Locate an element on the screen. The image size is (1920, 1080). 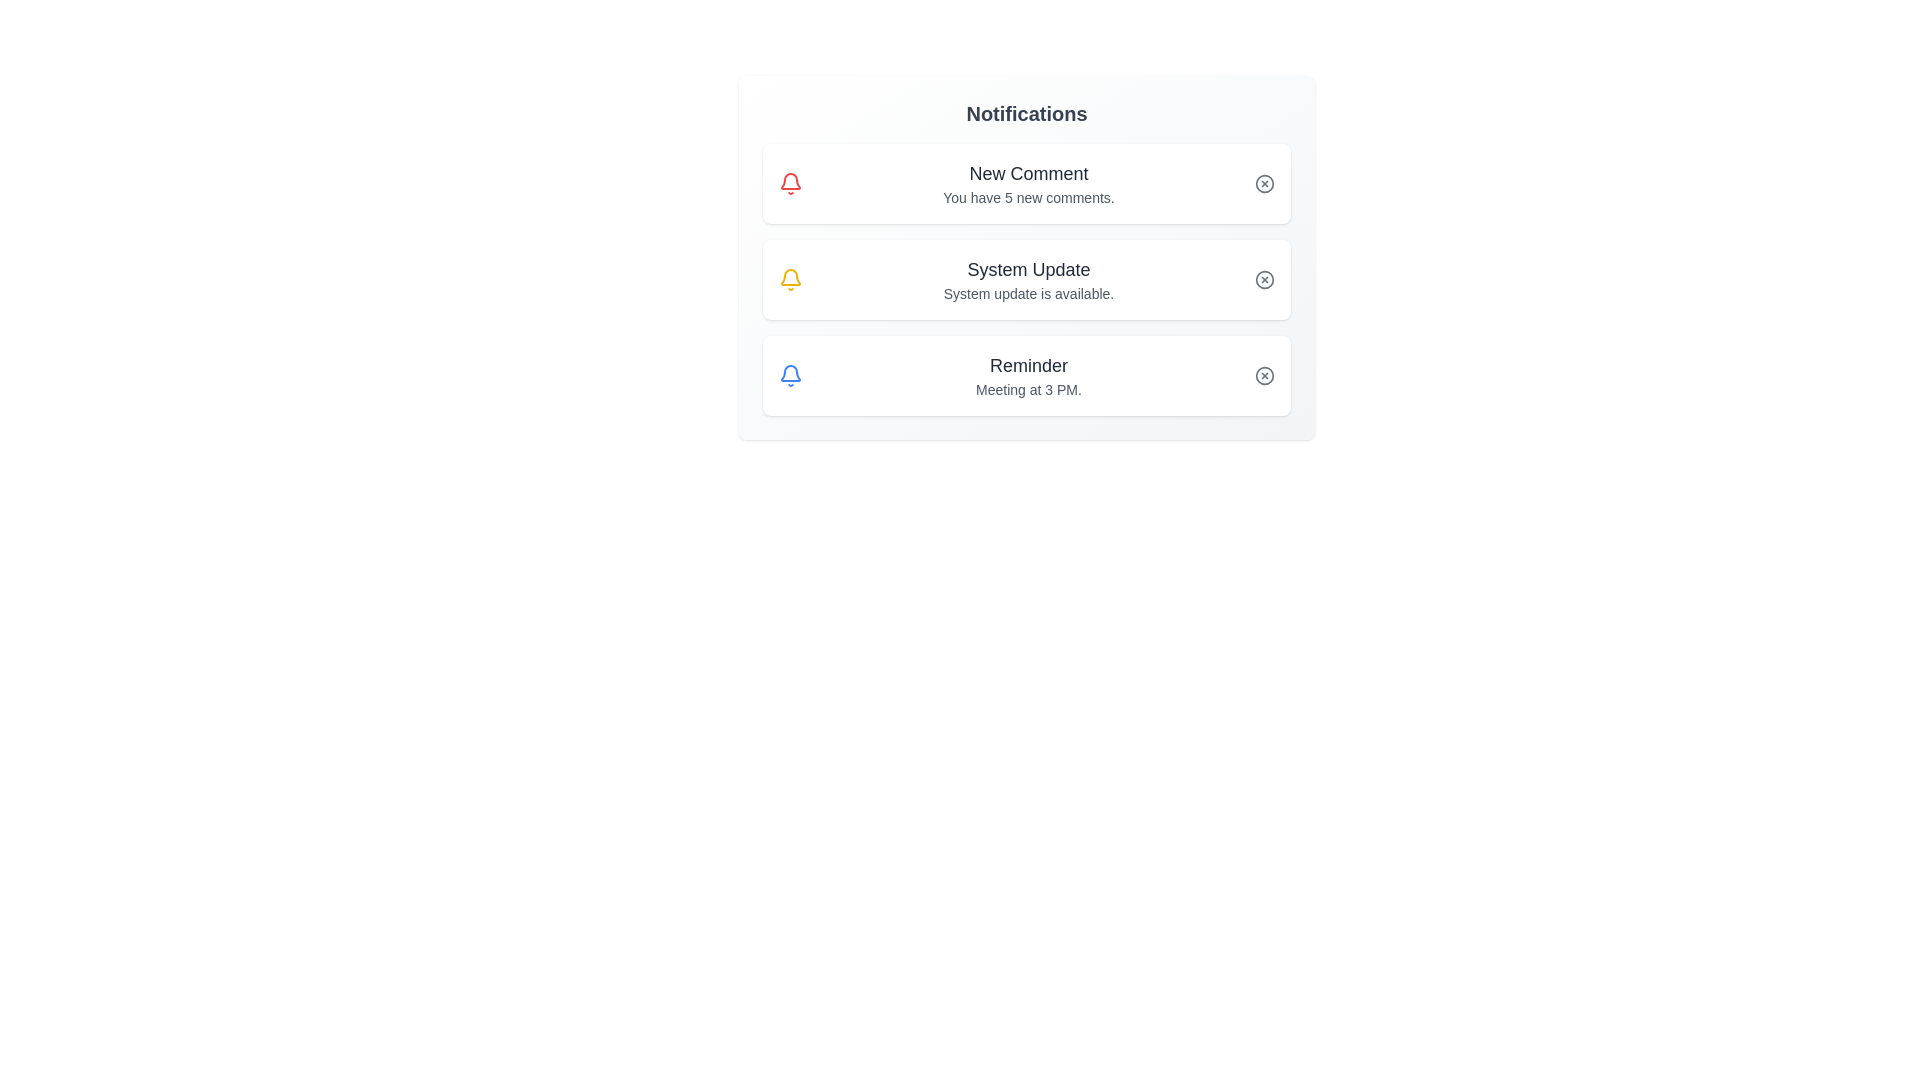
the Notification Icon, which indicates the presence of new comments or alerts, located to the left of the 'New Comment' text in the notification list is located at coordinates (790, 184).